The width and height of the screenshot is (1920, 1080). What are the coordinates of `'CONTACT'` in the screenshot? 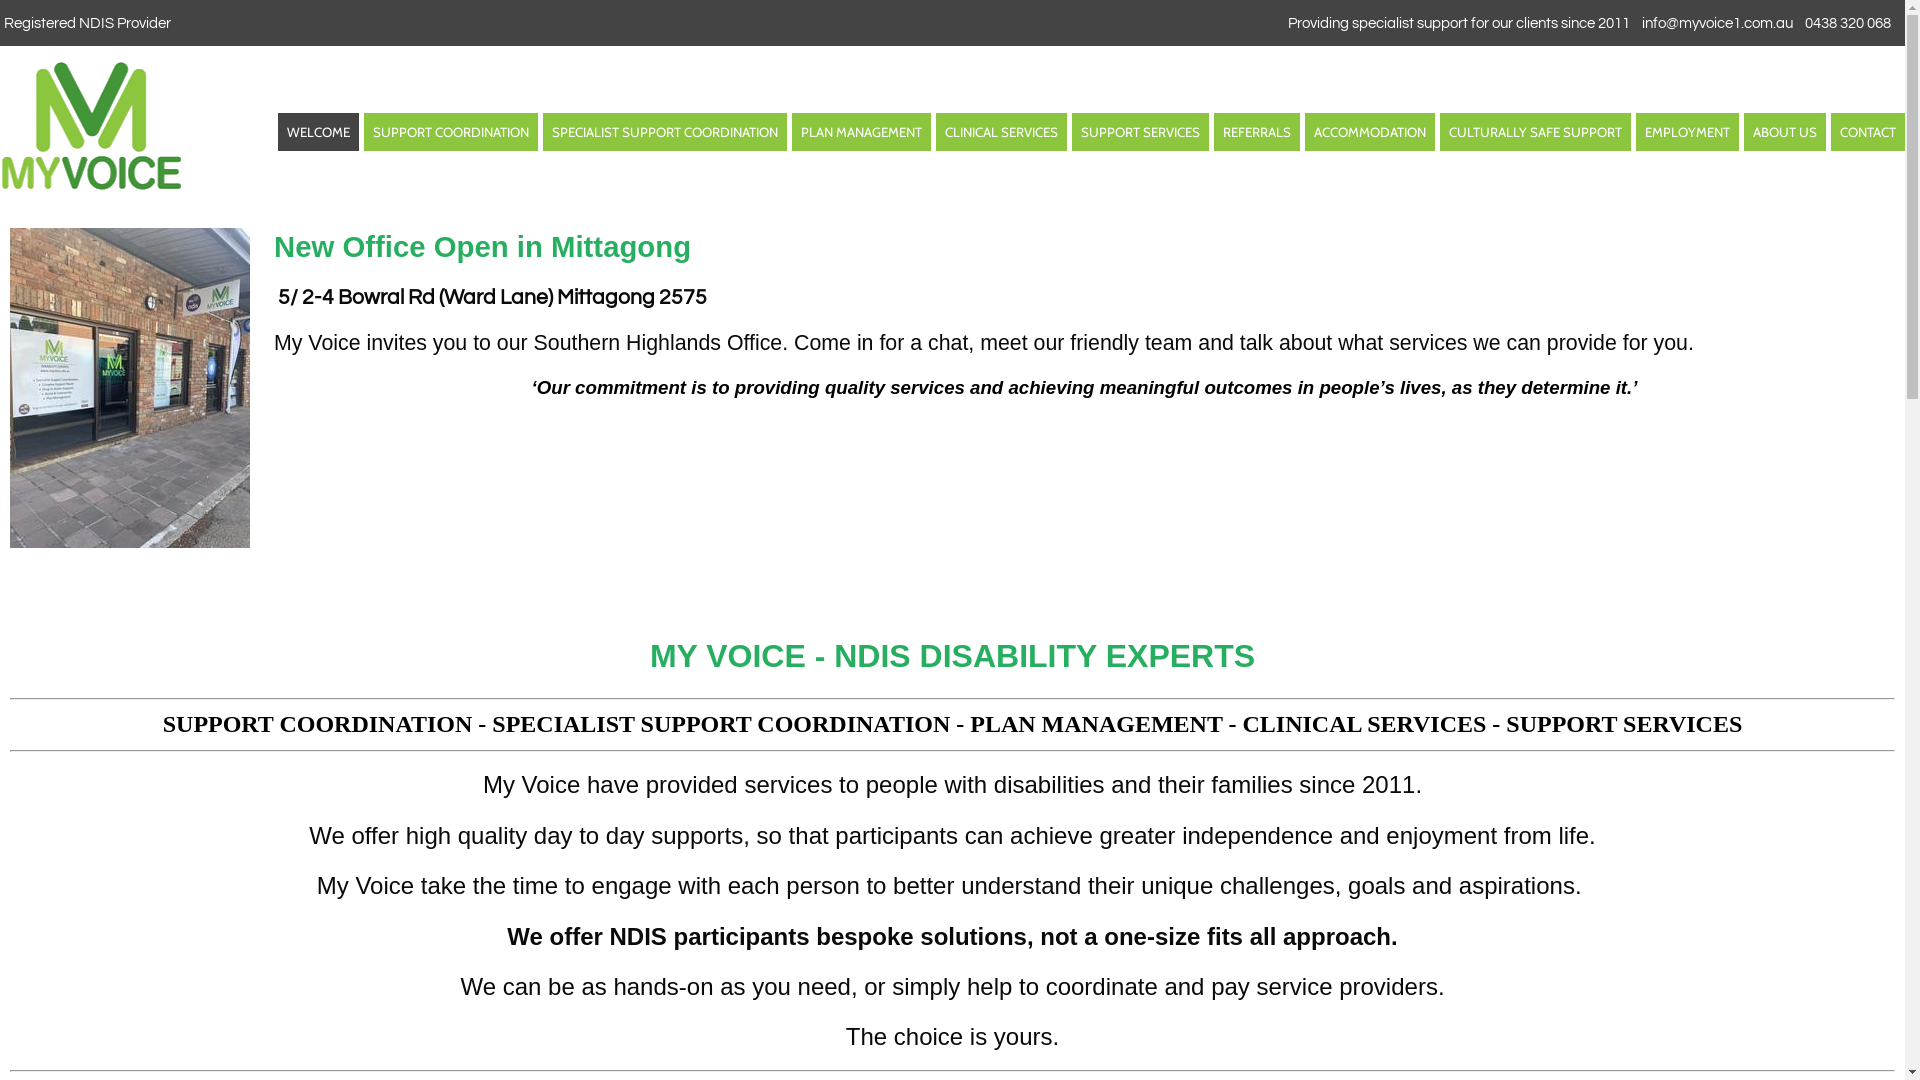 It's located at (1830, 132).